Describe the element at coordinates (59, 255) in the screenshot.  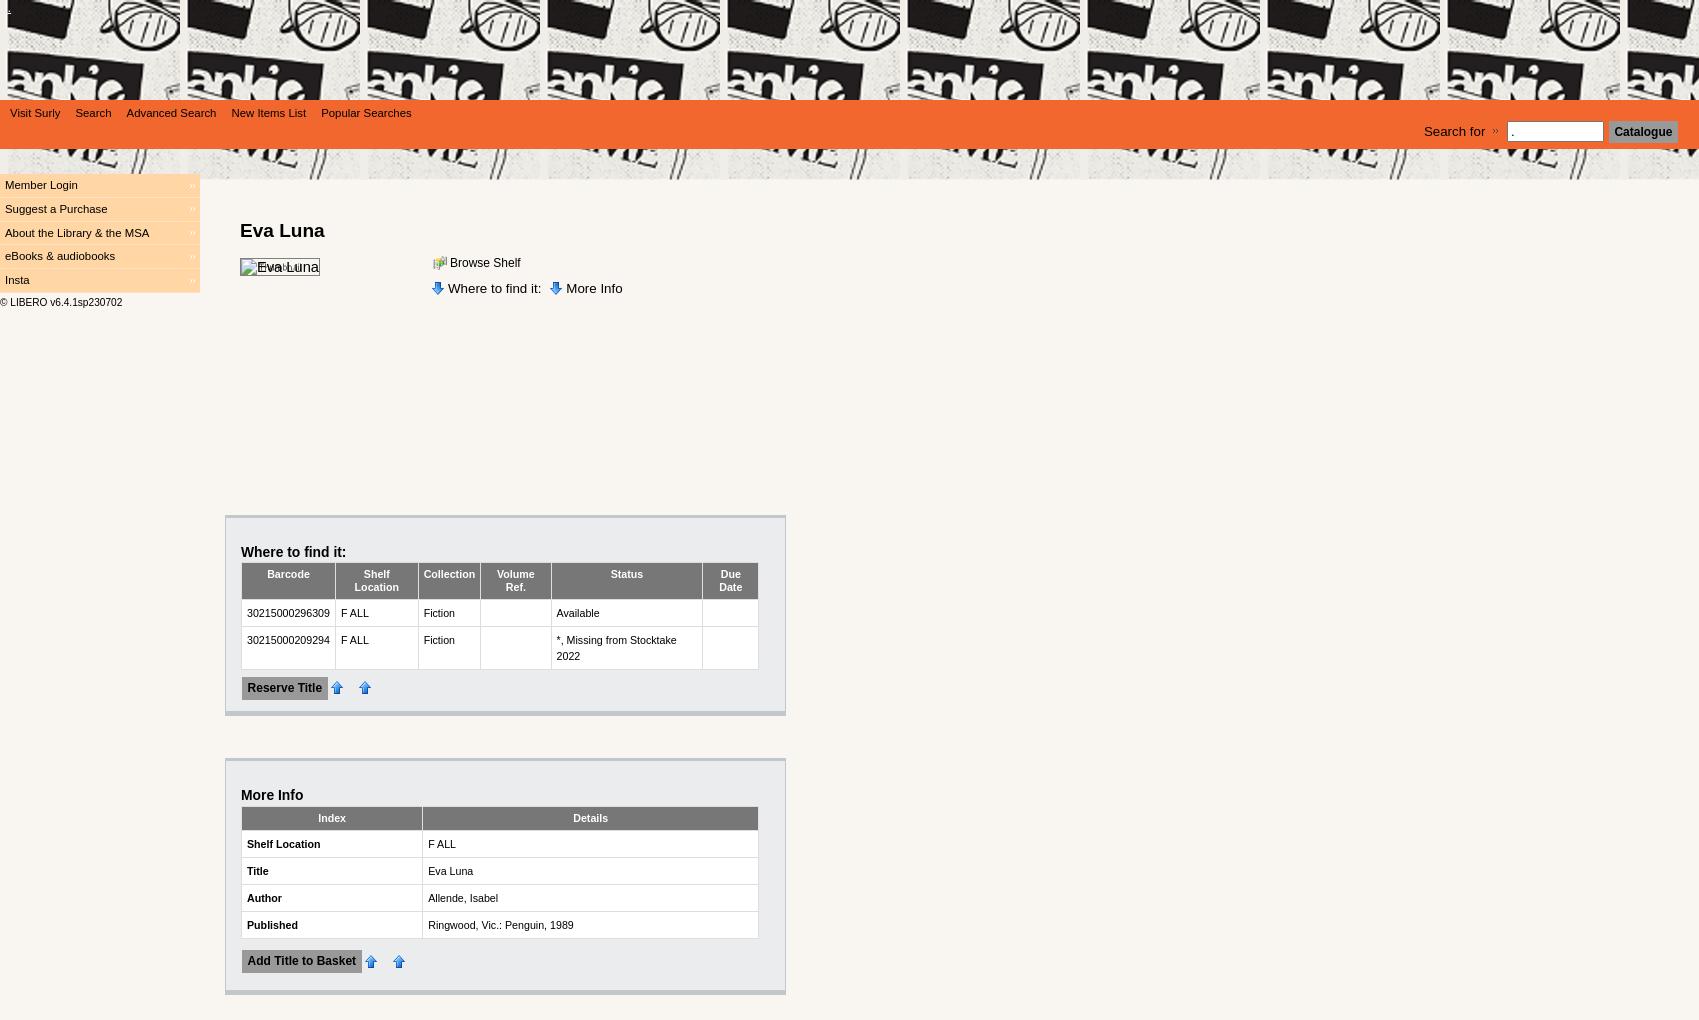
I see `'eBooks & audiobooks'` at that location.